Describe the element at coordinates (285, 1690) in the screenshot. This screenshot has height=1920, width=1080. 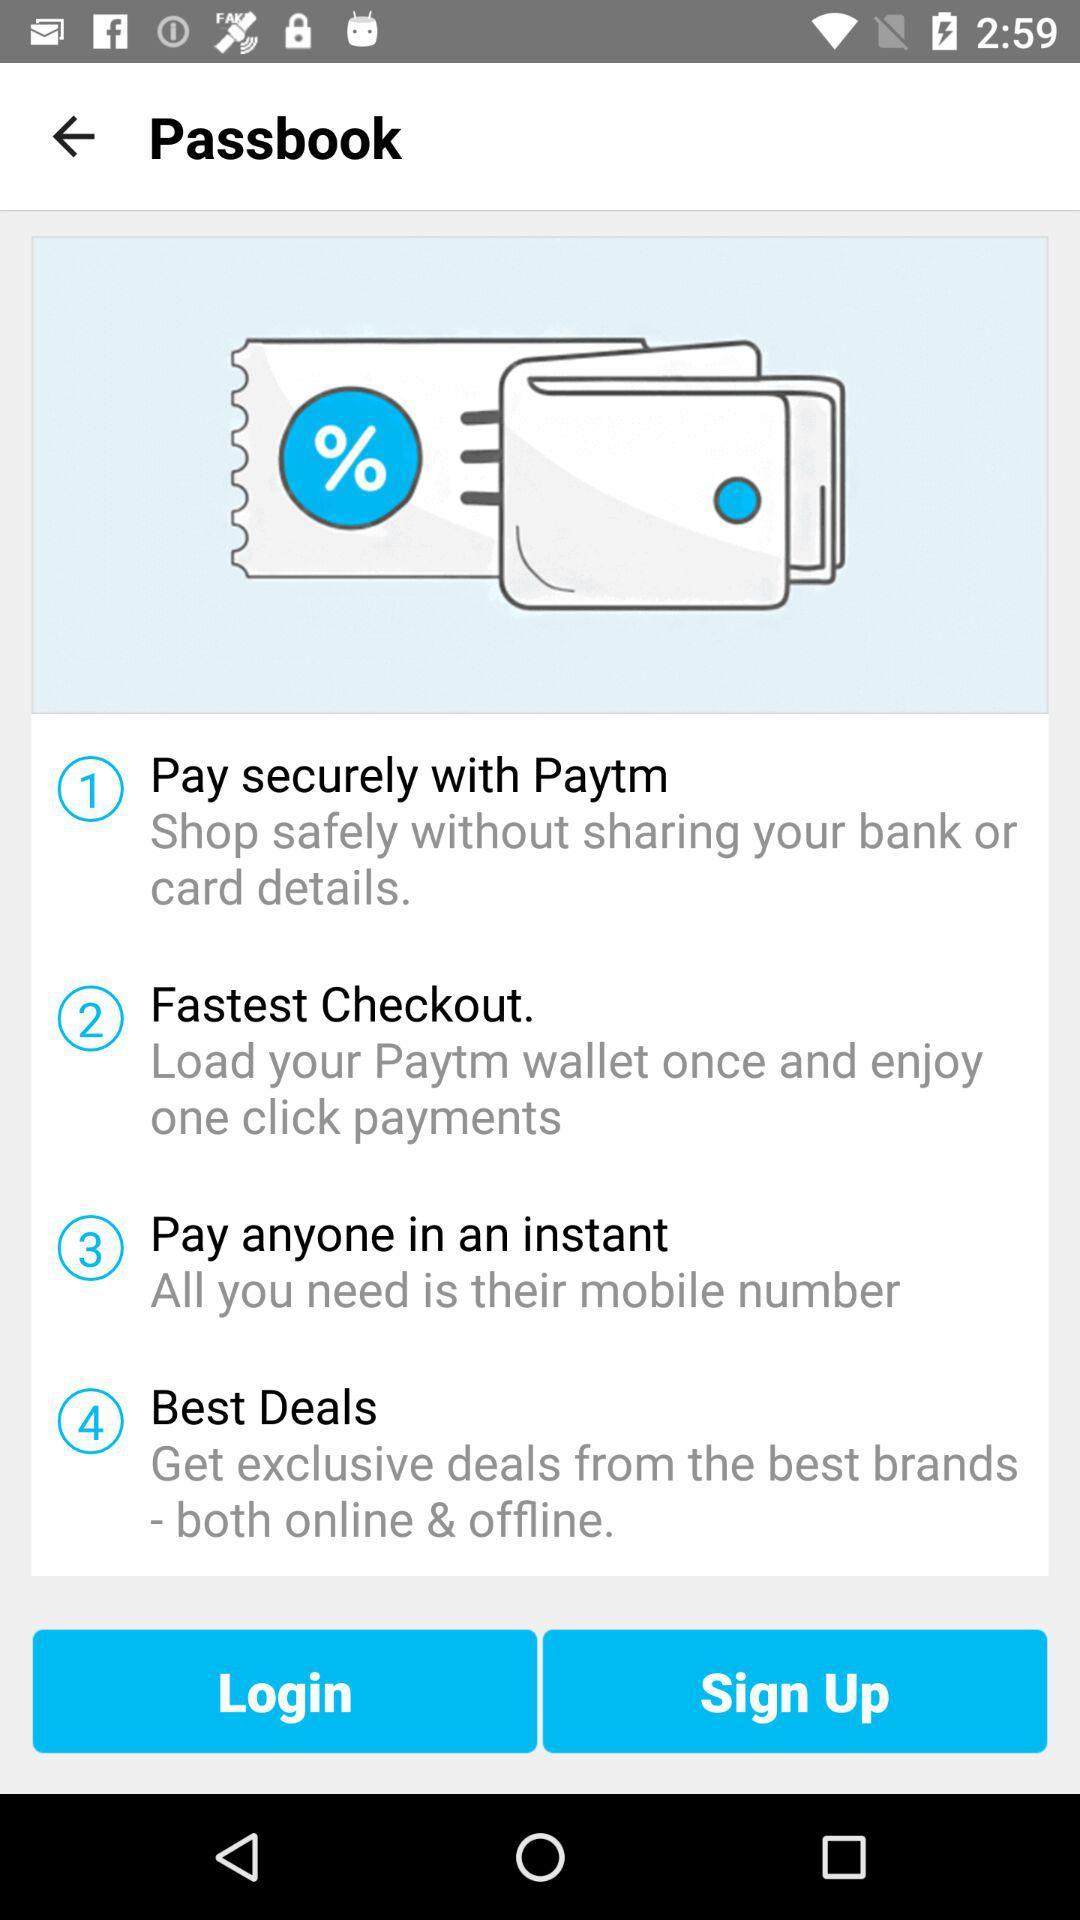
I see `item to the left of sign up` at that location.